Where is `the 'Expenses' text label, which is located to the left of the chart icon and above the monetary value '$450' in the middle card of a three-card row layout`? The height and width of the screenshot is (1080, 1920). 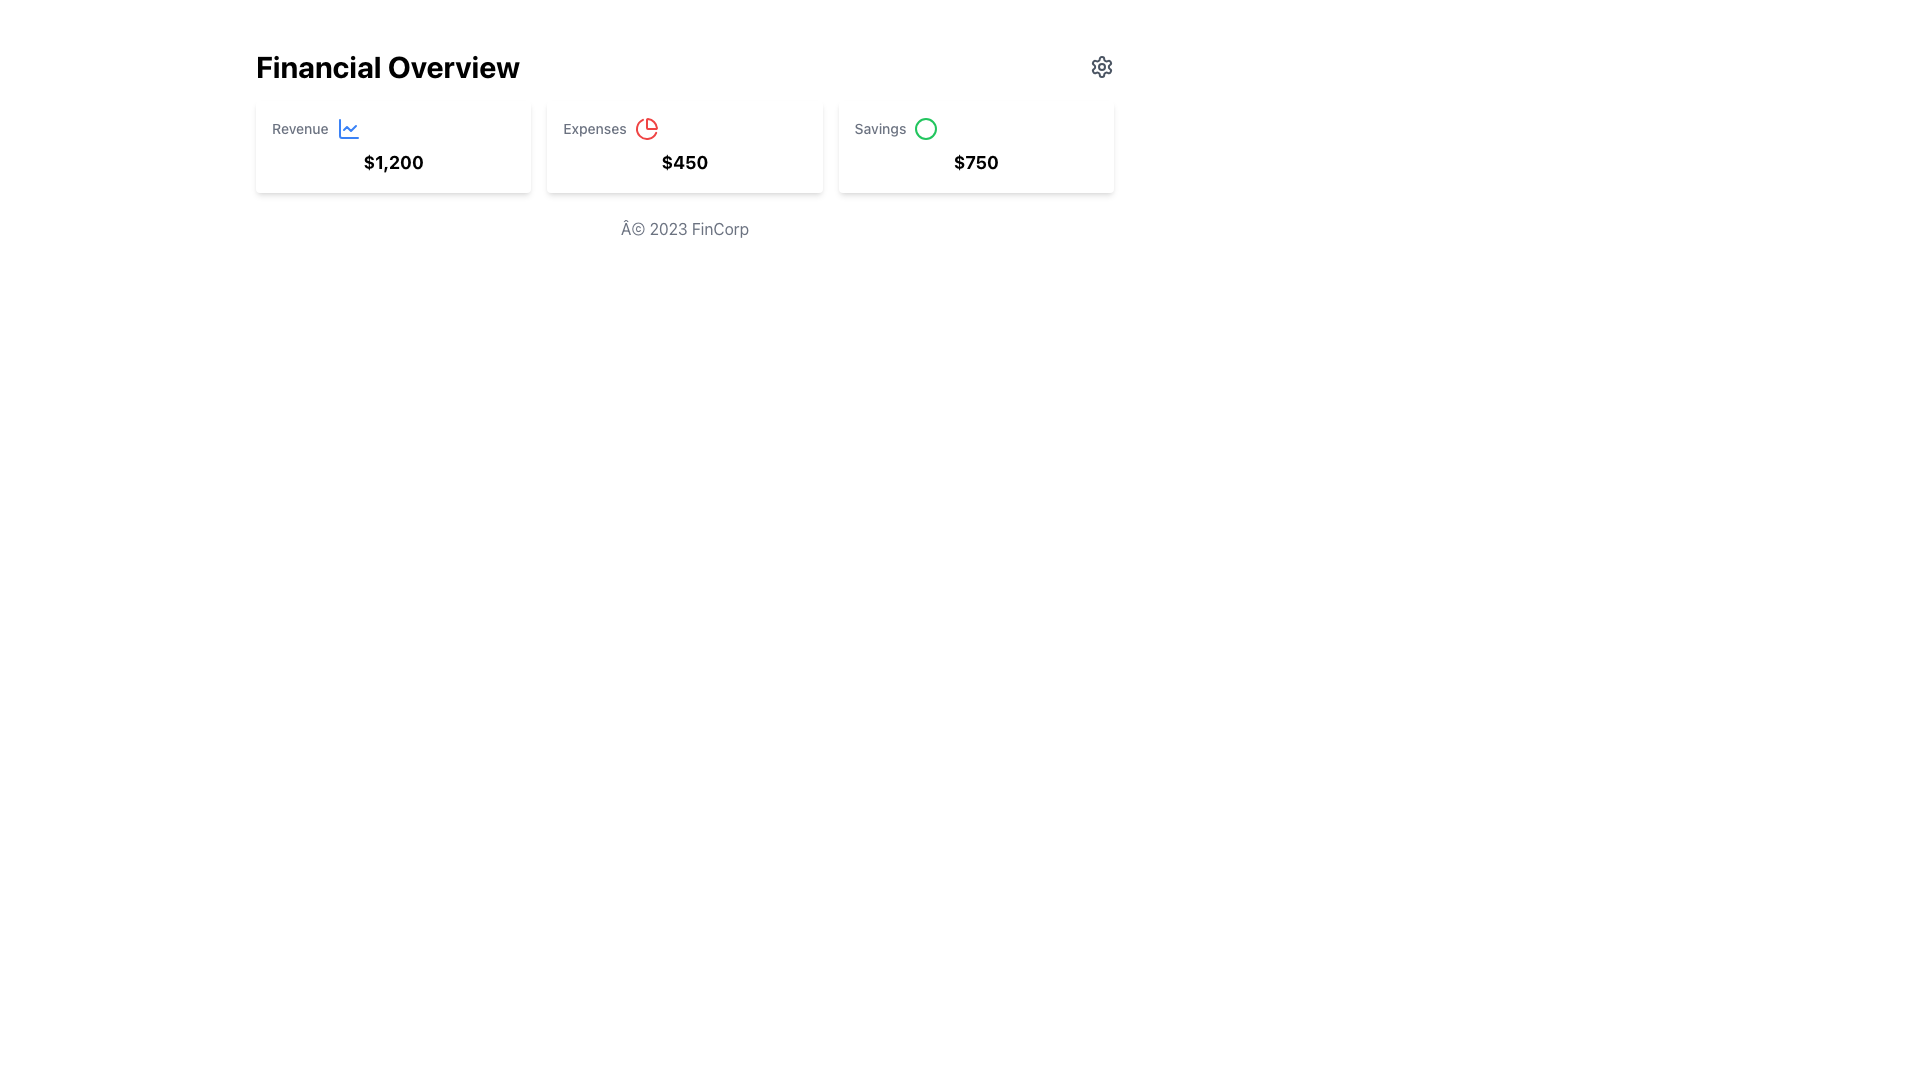 the 'Expenses' text label, which is located to the left of the chart icon and above the monetary value '$450' in the middle card of a three-card row layout is located at coordinates (594, 128).